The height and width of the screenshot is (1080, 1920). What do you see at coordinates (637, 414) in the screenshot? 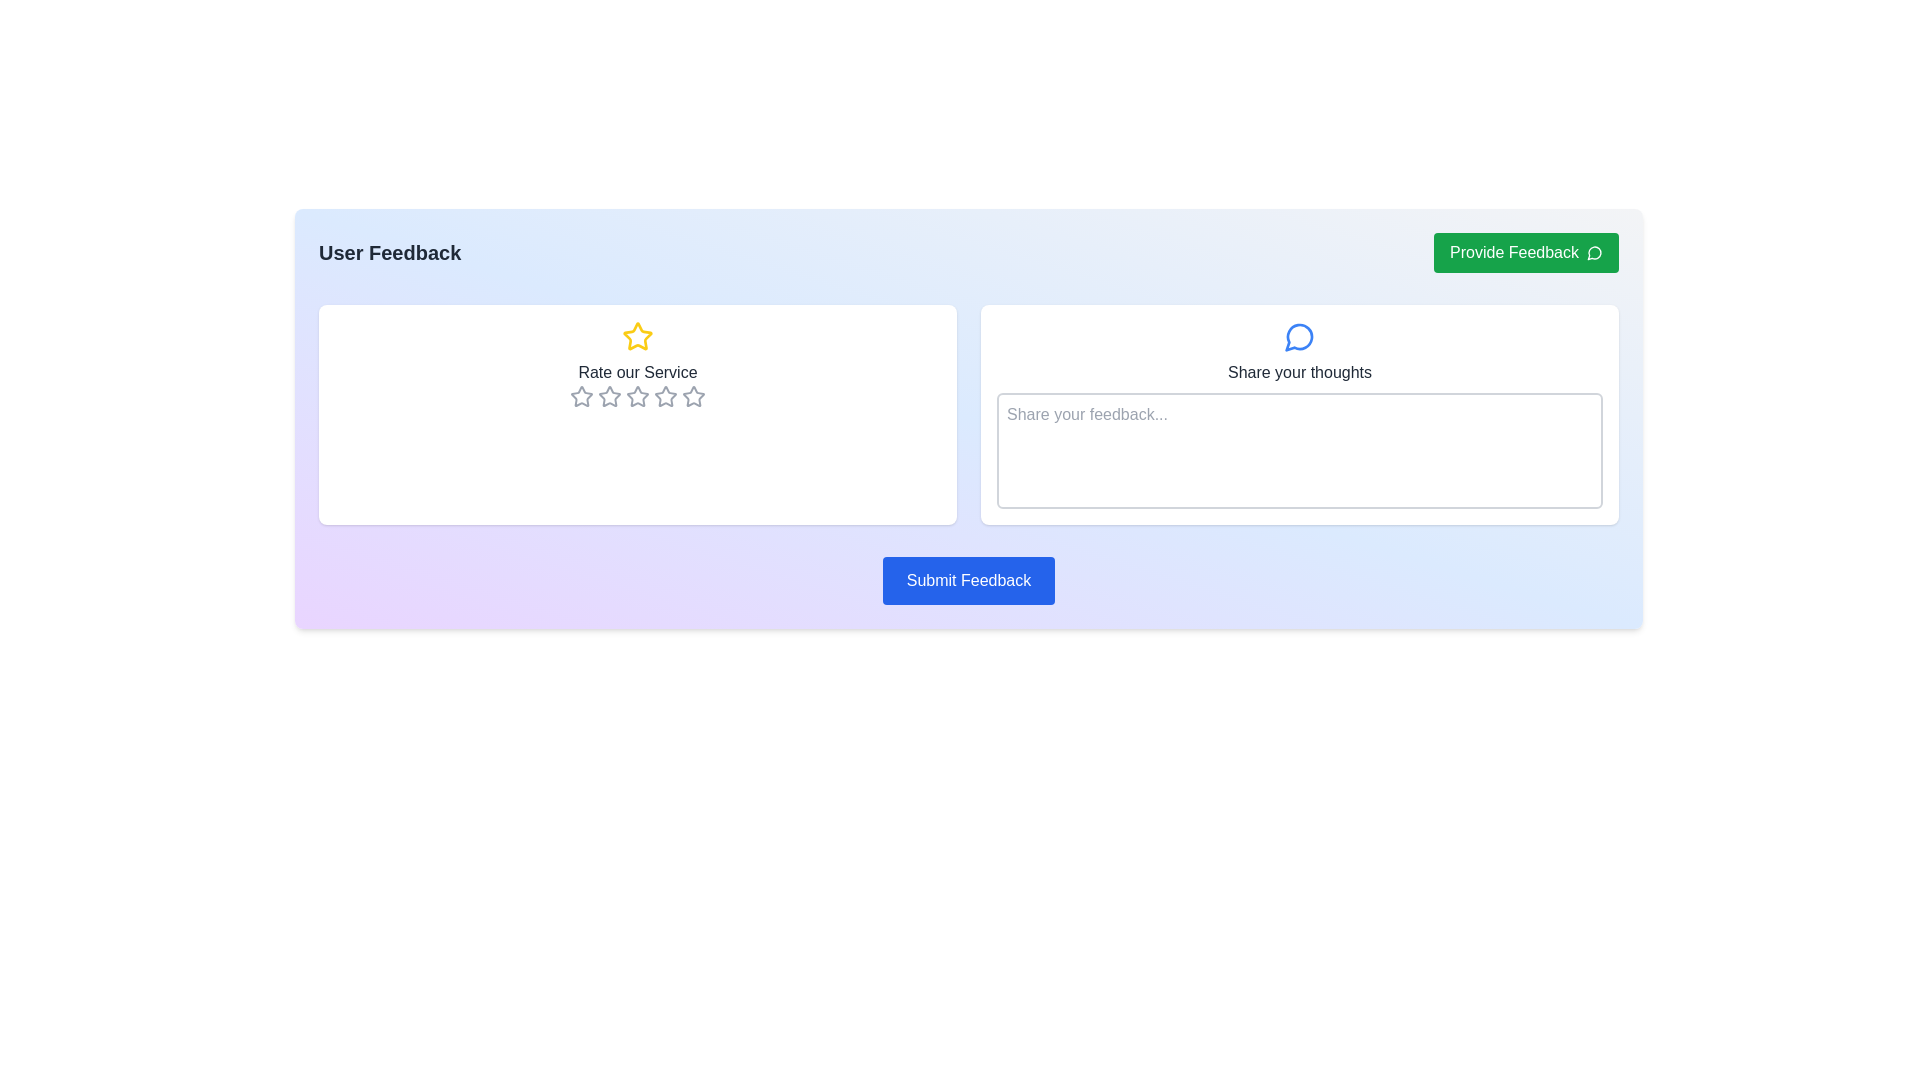
I see `label of the rating card UI component located in the left panel of the grid layout to understand its context` at bounding box center [637, 414].